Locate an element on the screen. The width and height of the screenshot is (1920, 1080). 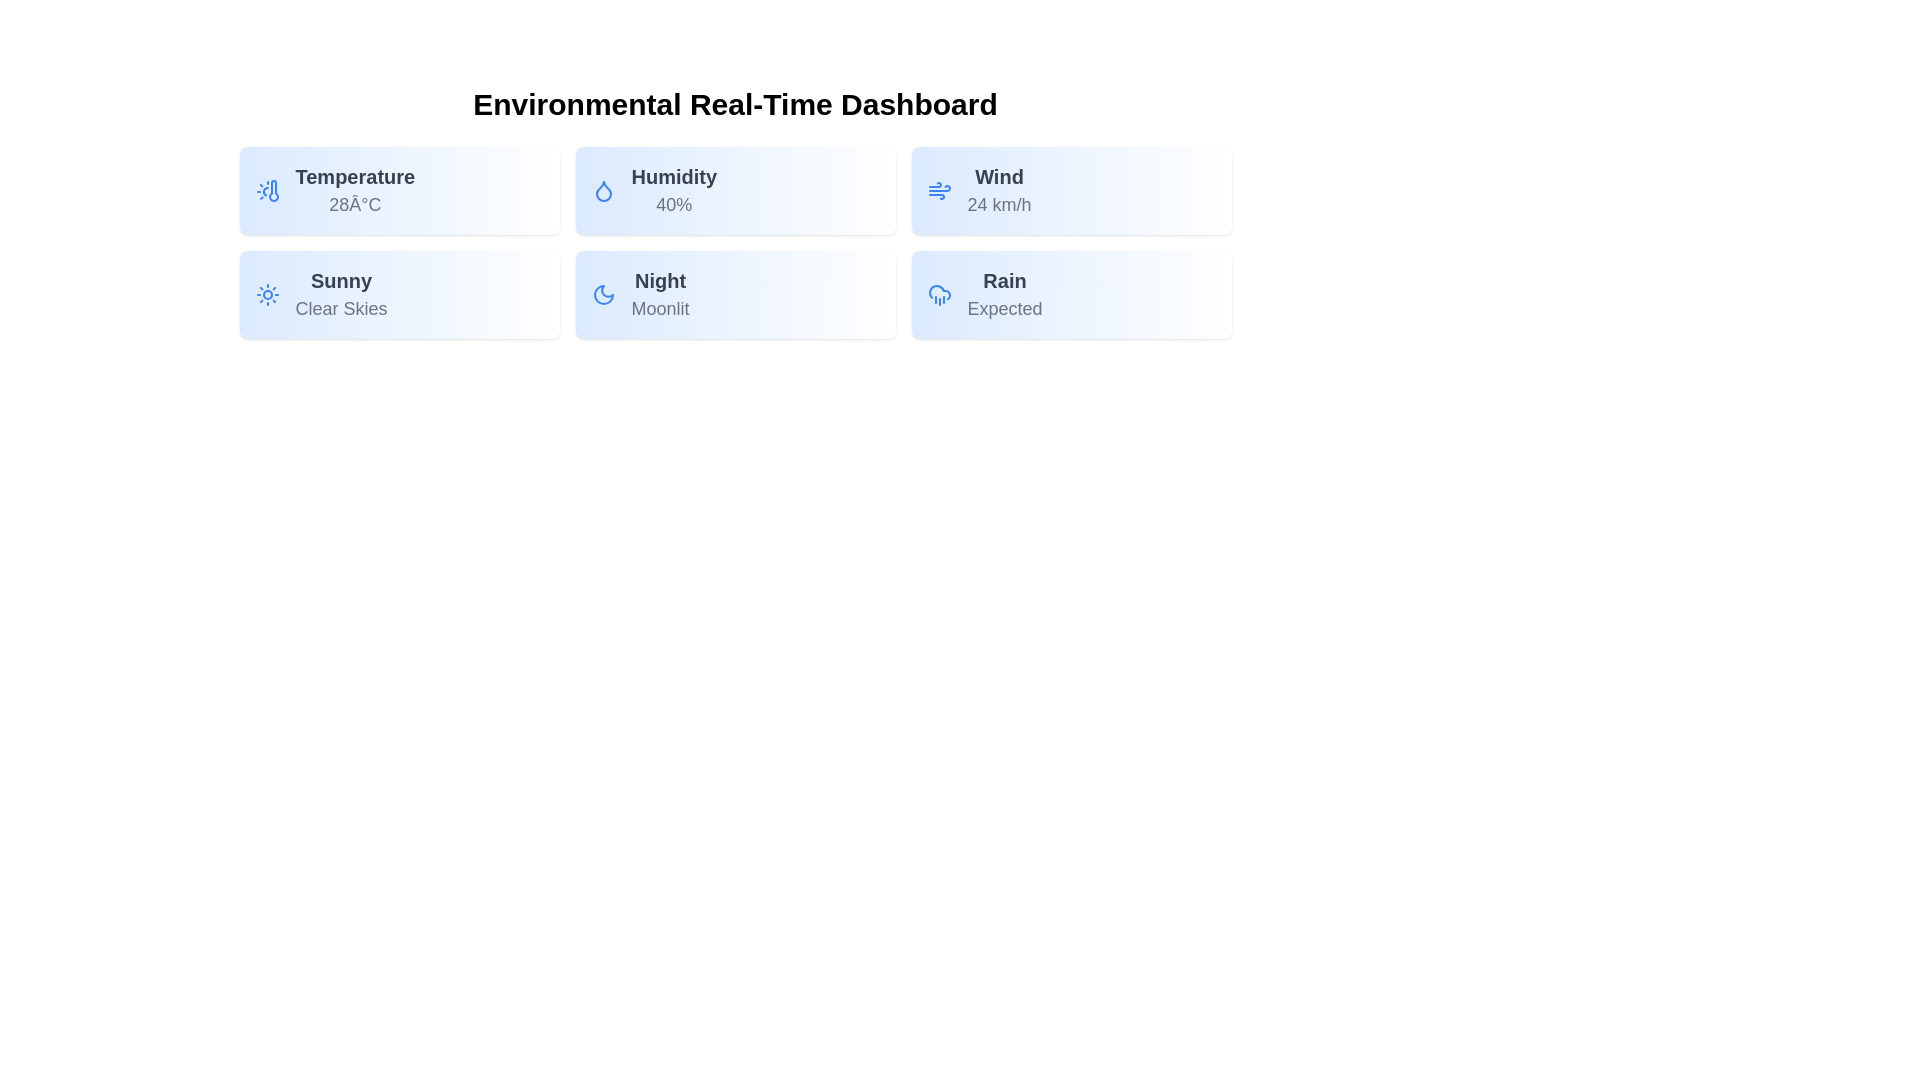
the 'Sunny' graphic icon located in the lower left box of the dashboard layout, above the 'Clear Skies' text is located at coordinates (266, 294).